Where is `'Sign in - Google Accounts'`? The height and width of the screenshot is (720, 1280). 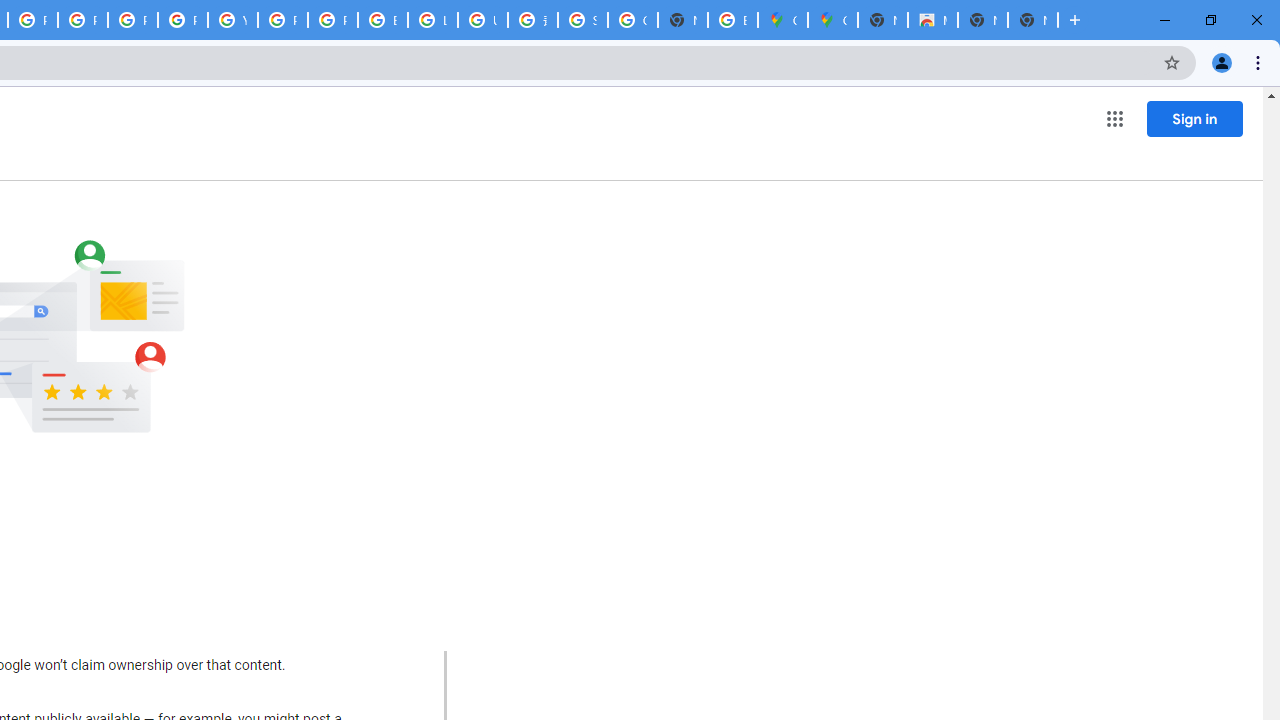
'Sign in - Google Accounts' is located at coordinates (582, 20).